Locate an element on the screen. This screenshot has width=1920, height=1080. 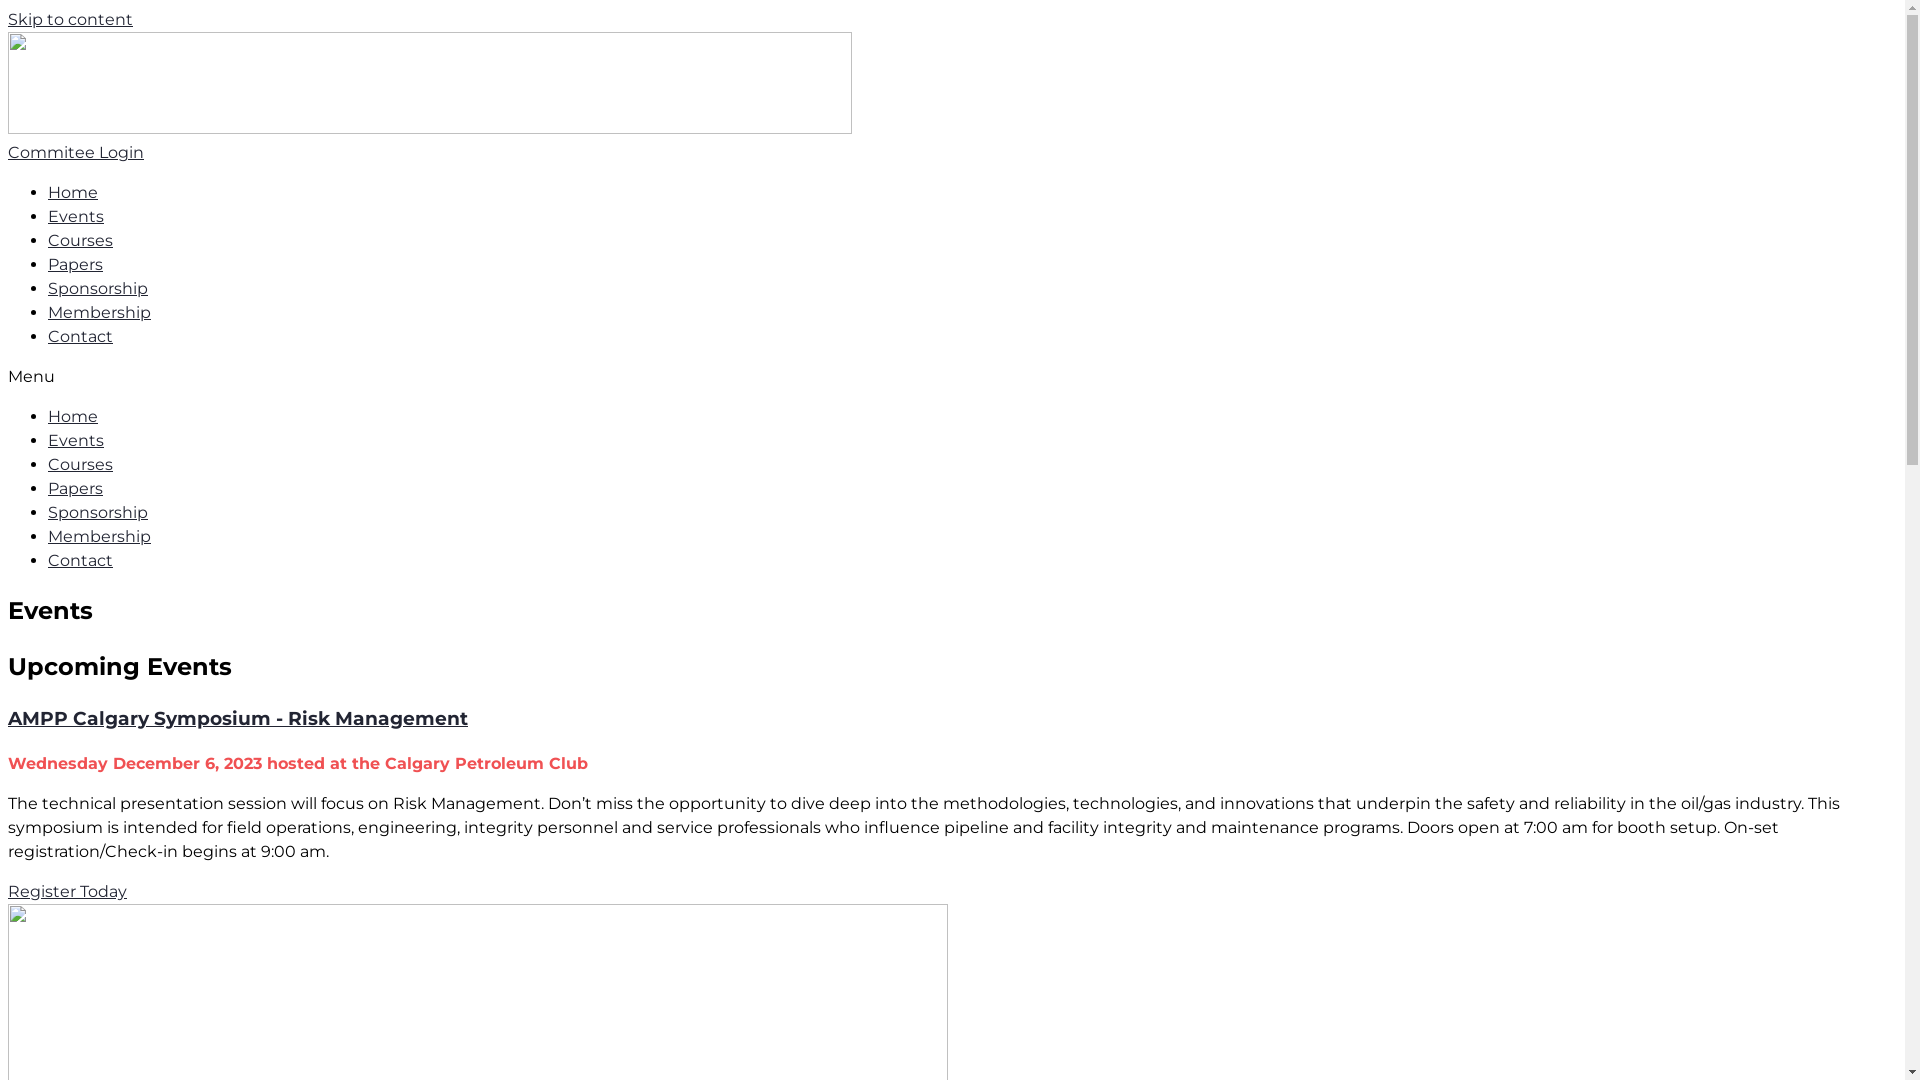
'Papers' is located at coordinates (75, 263).